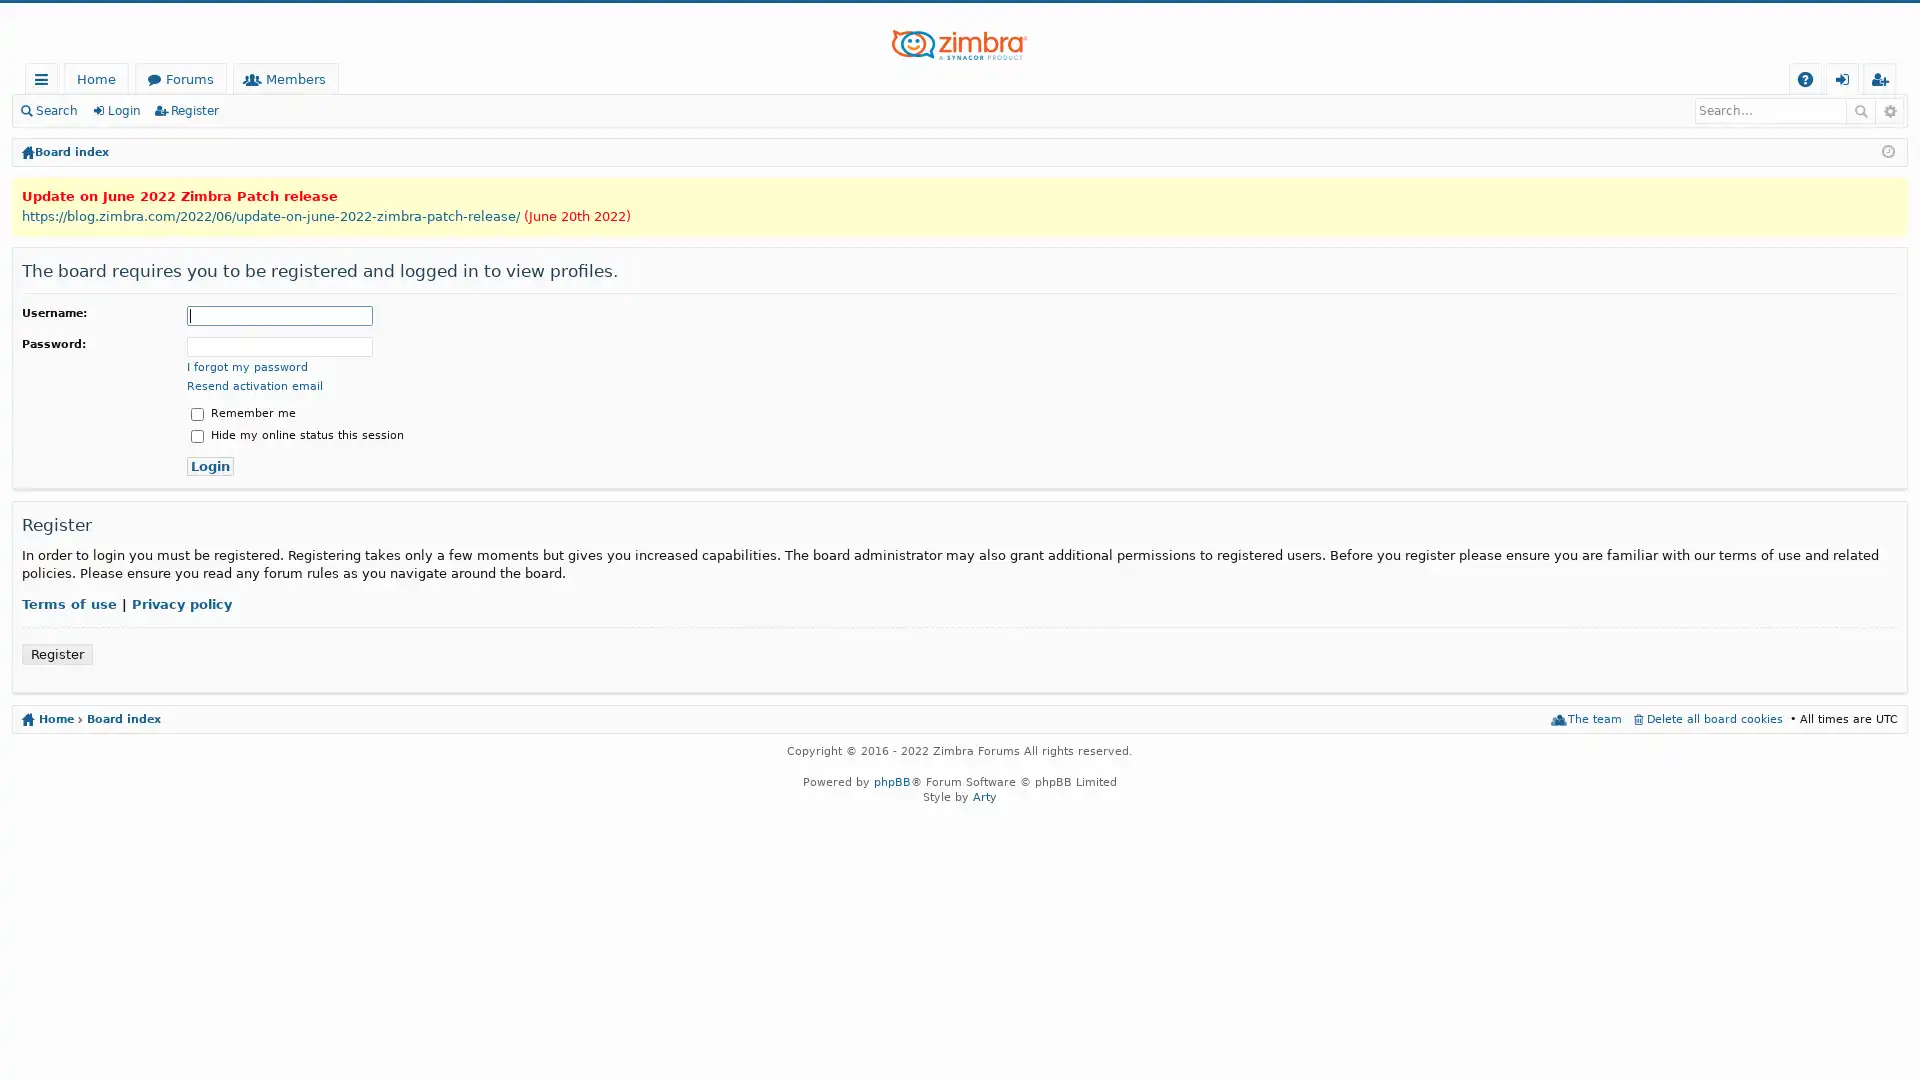 This screenshot has width=1920, height=1080. Describe the element at coordinates (210, 465) in the screenshot. I see `Login` at that location.